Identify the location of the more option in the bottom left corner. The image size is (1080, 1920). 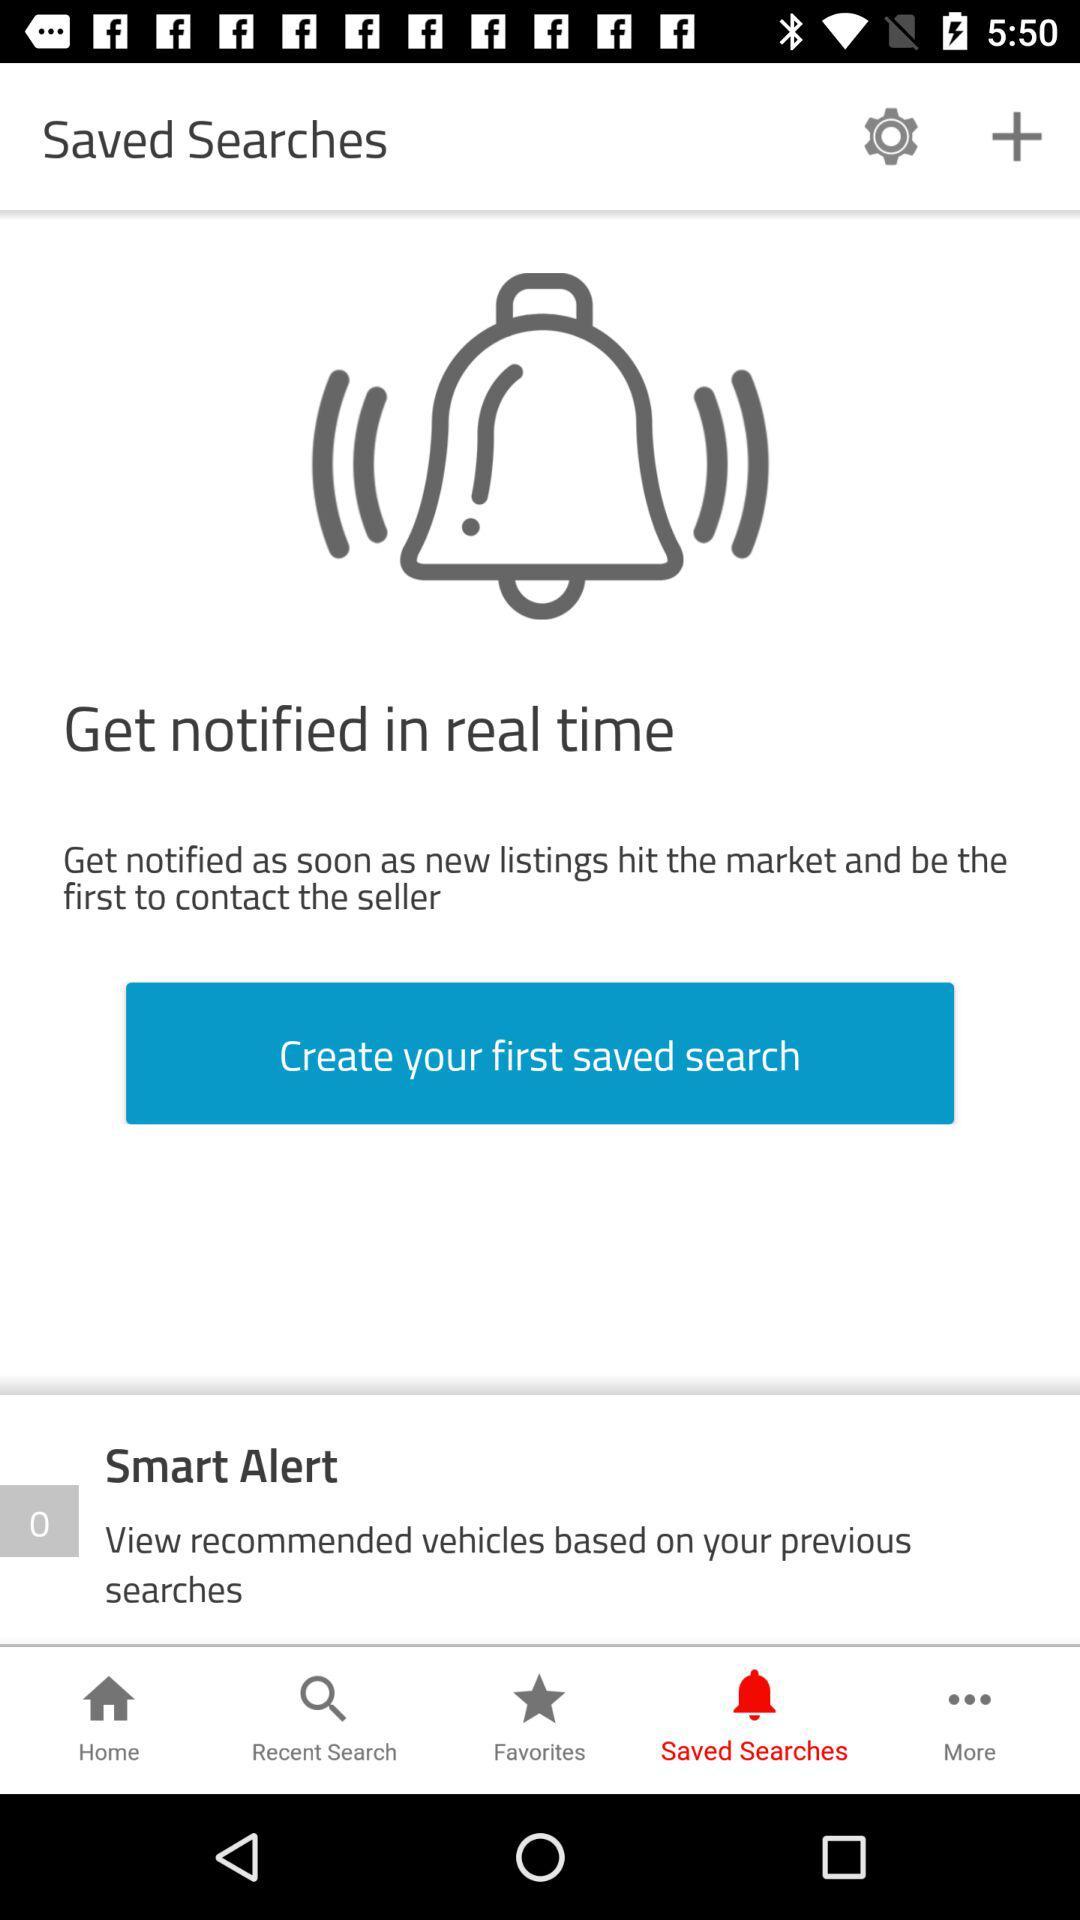
(969, 1719).